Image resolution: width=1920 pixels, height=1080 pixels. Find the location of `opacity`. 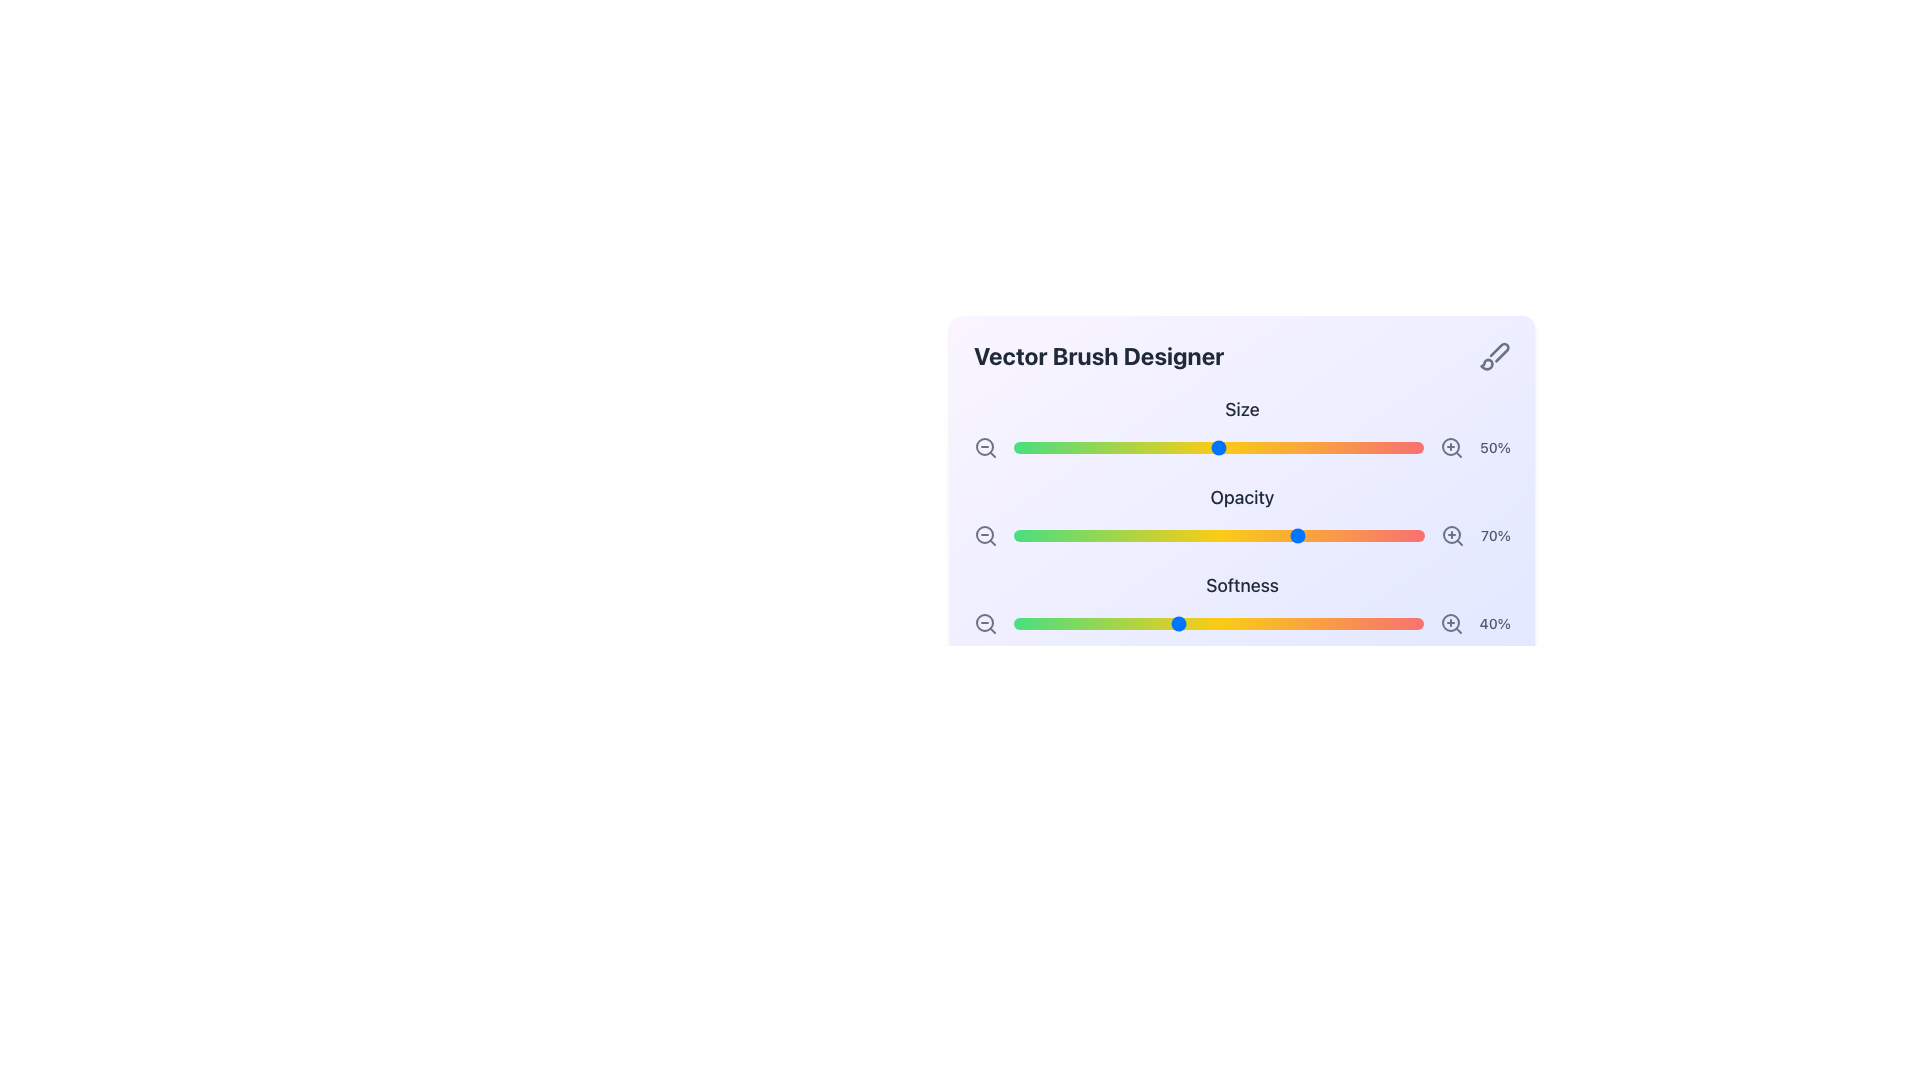

opacity is located at coordinates (1226, 535).